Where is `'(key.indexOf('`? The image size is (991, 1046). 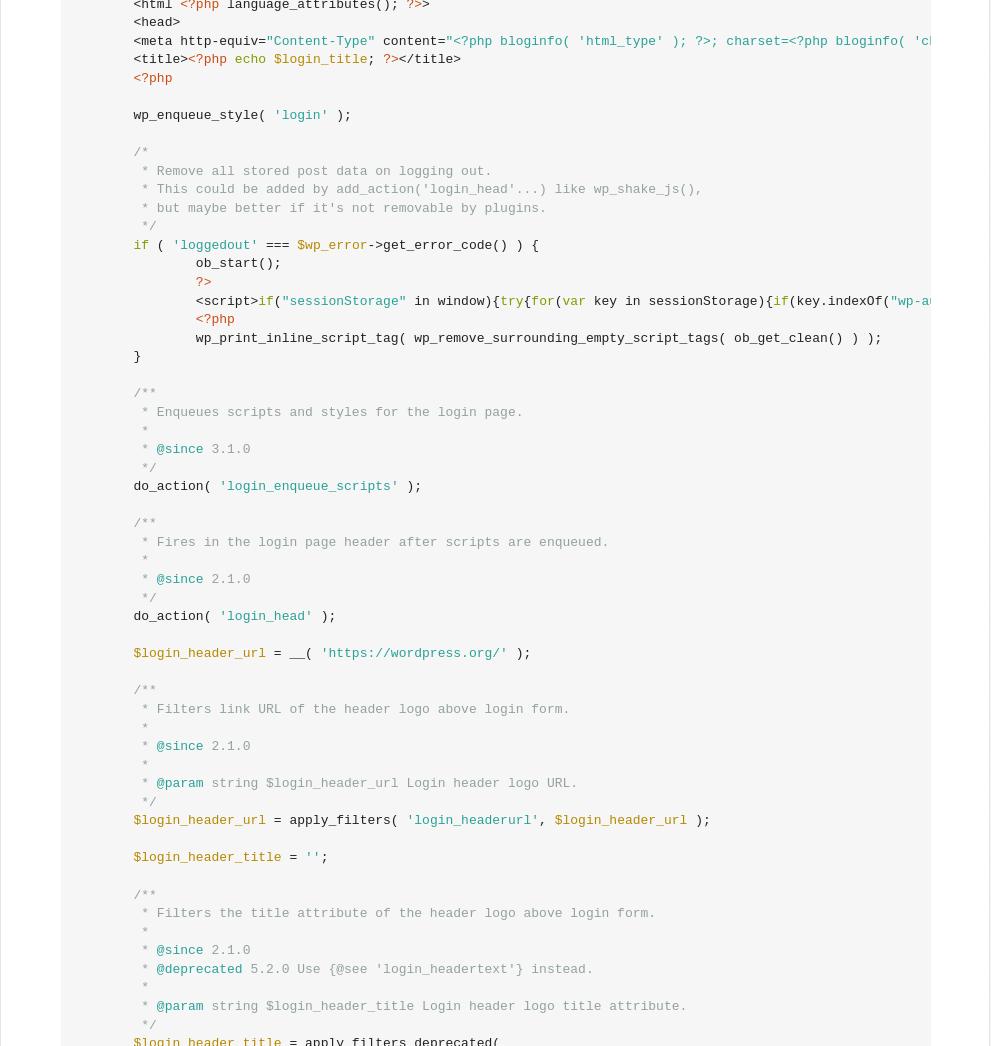
'(key.indexOf(' is located at coordinates (788, 300).